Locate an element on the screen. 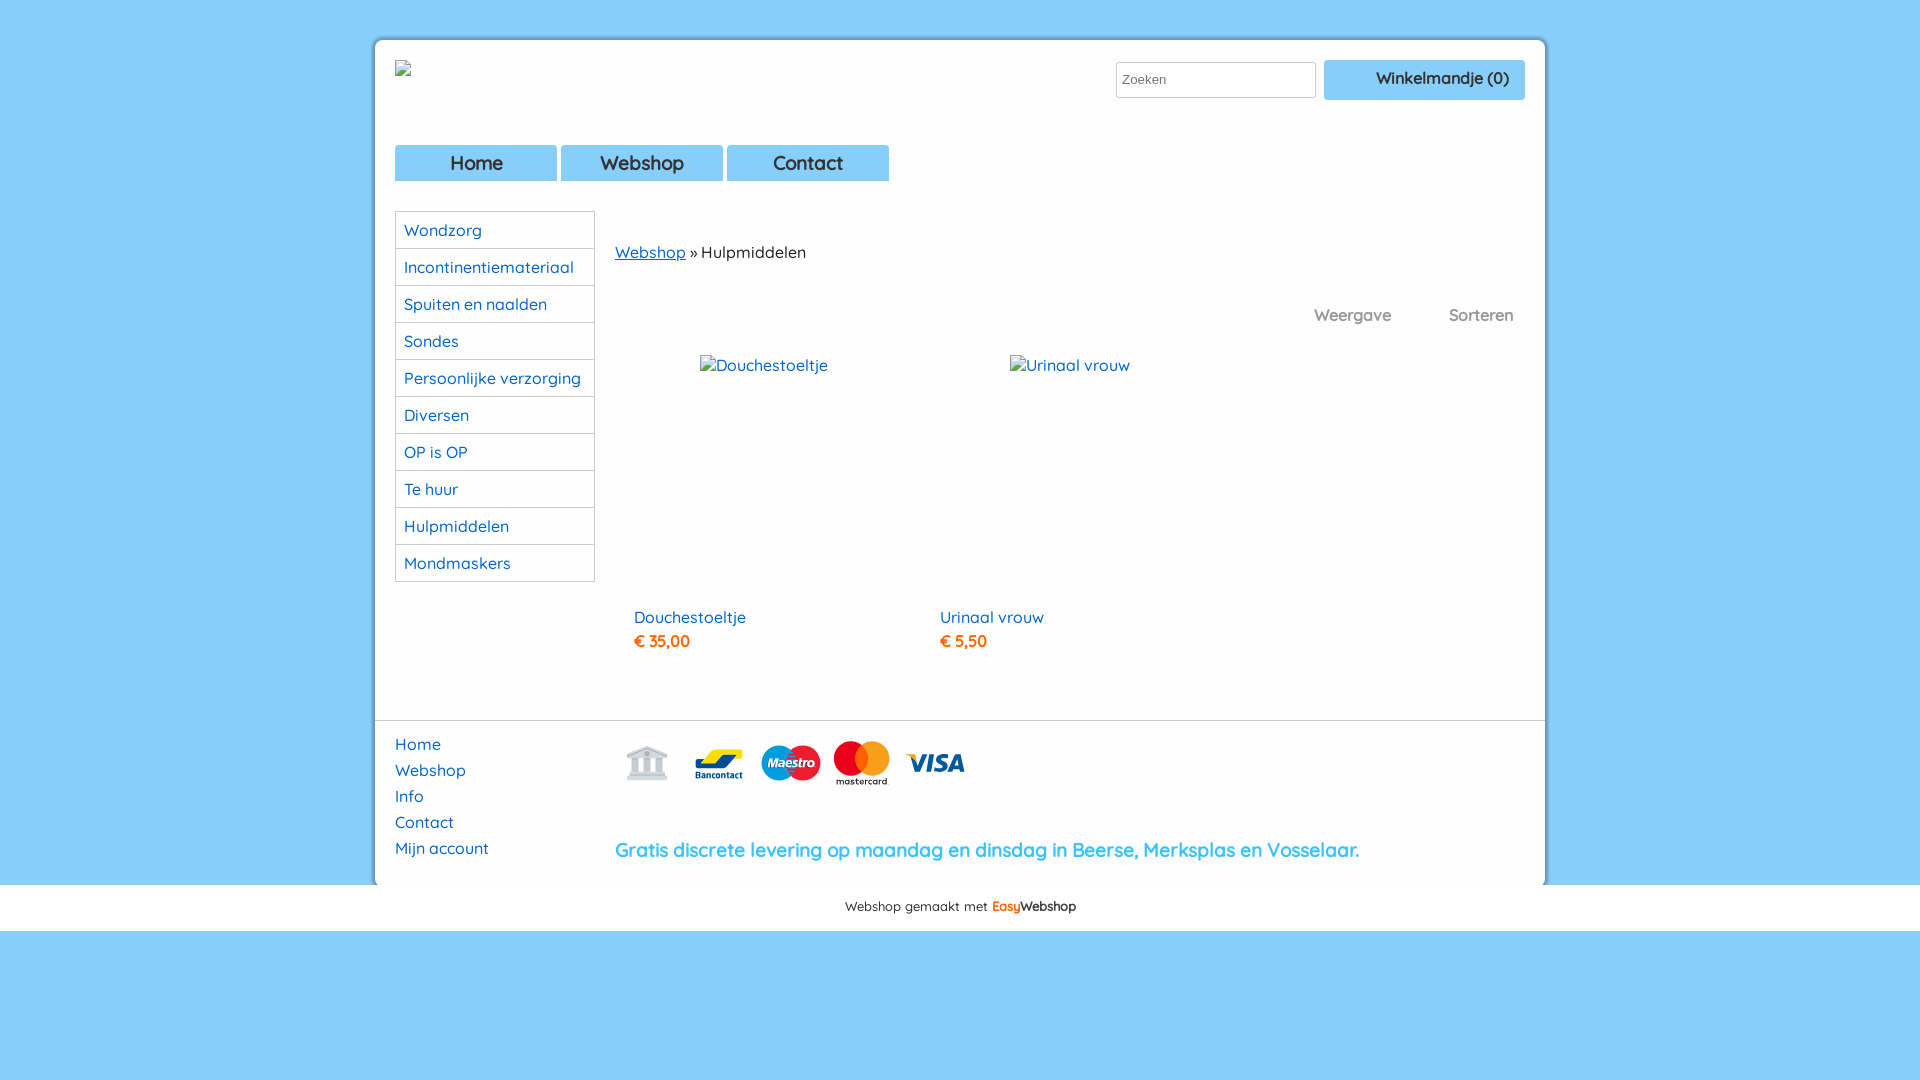  'Weergave' is located at coordinates (1335, 315).